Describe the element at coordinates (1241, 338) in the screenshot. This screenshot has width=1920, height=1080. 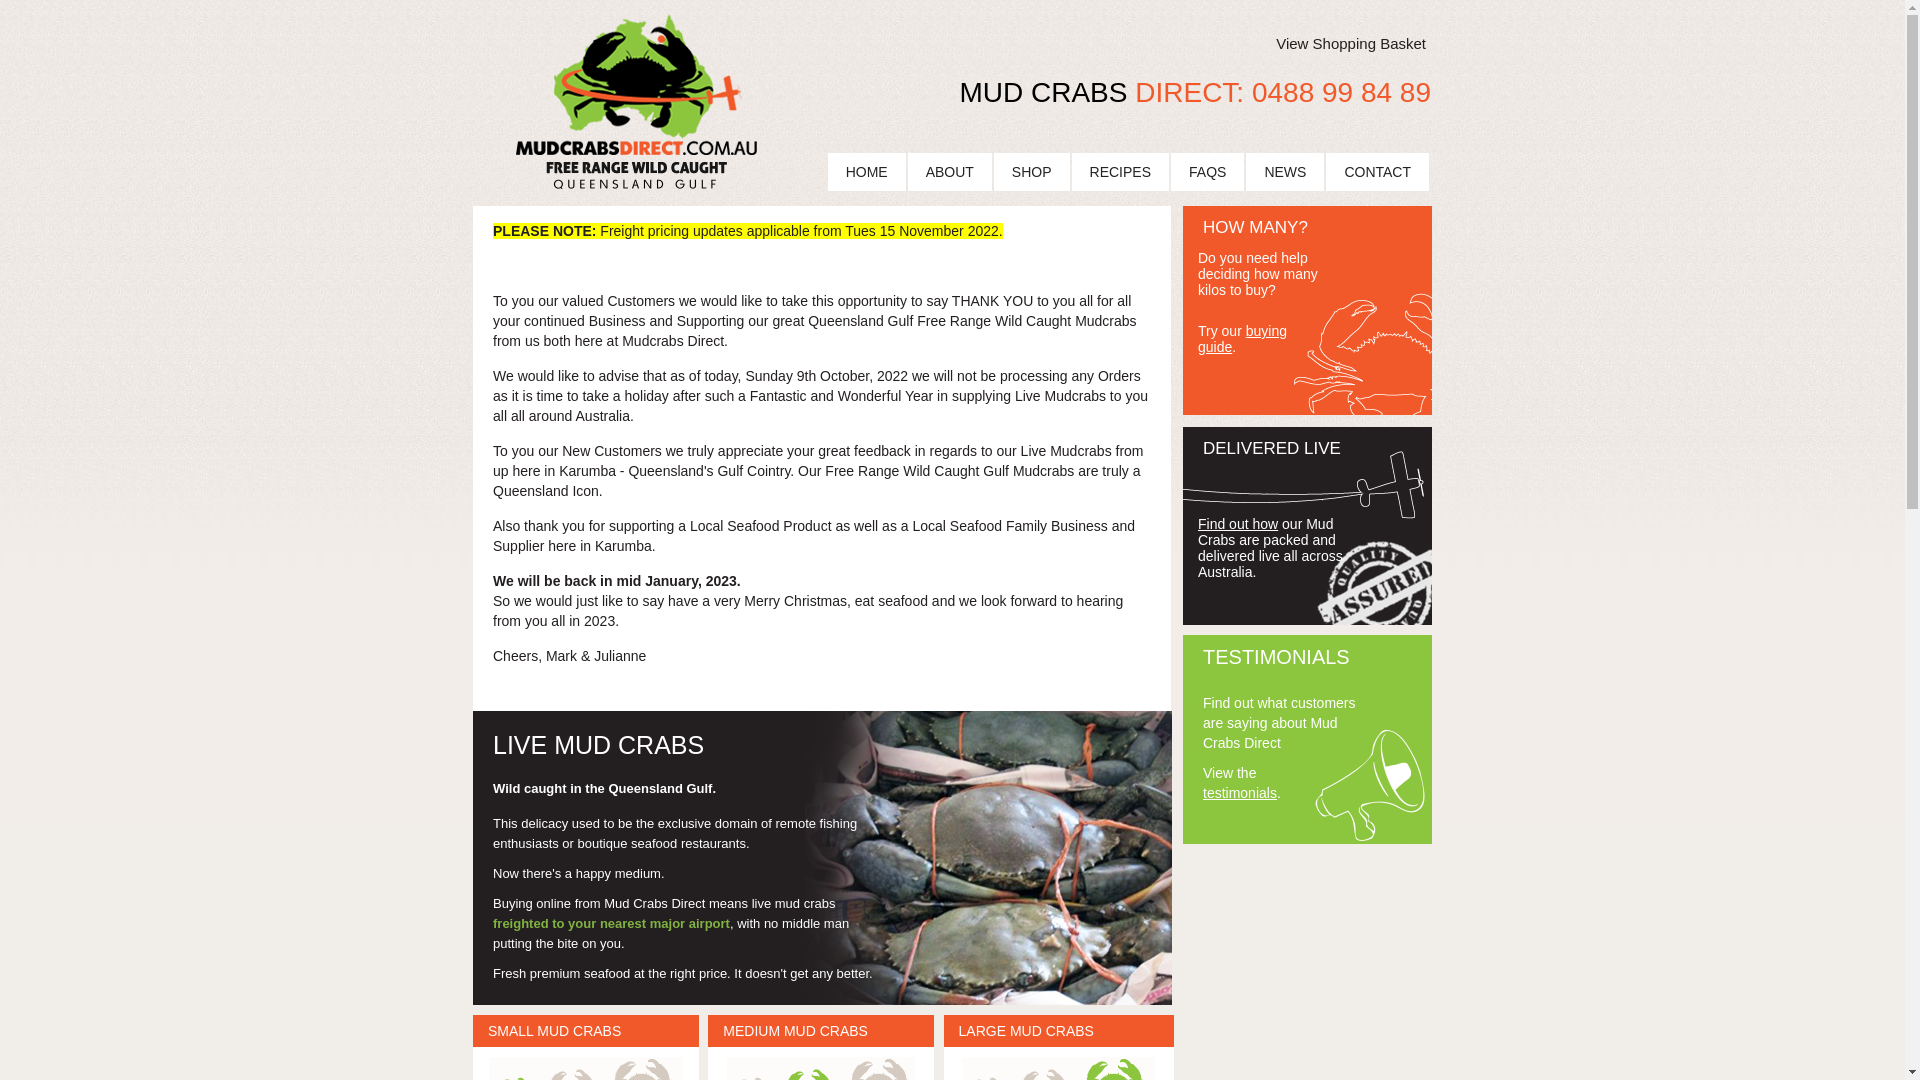
I see `'buying guide'` at that location.